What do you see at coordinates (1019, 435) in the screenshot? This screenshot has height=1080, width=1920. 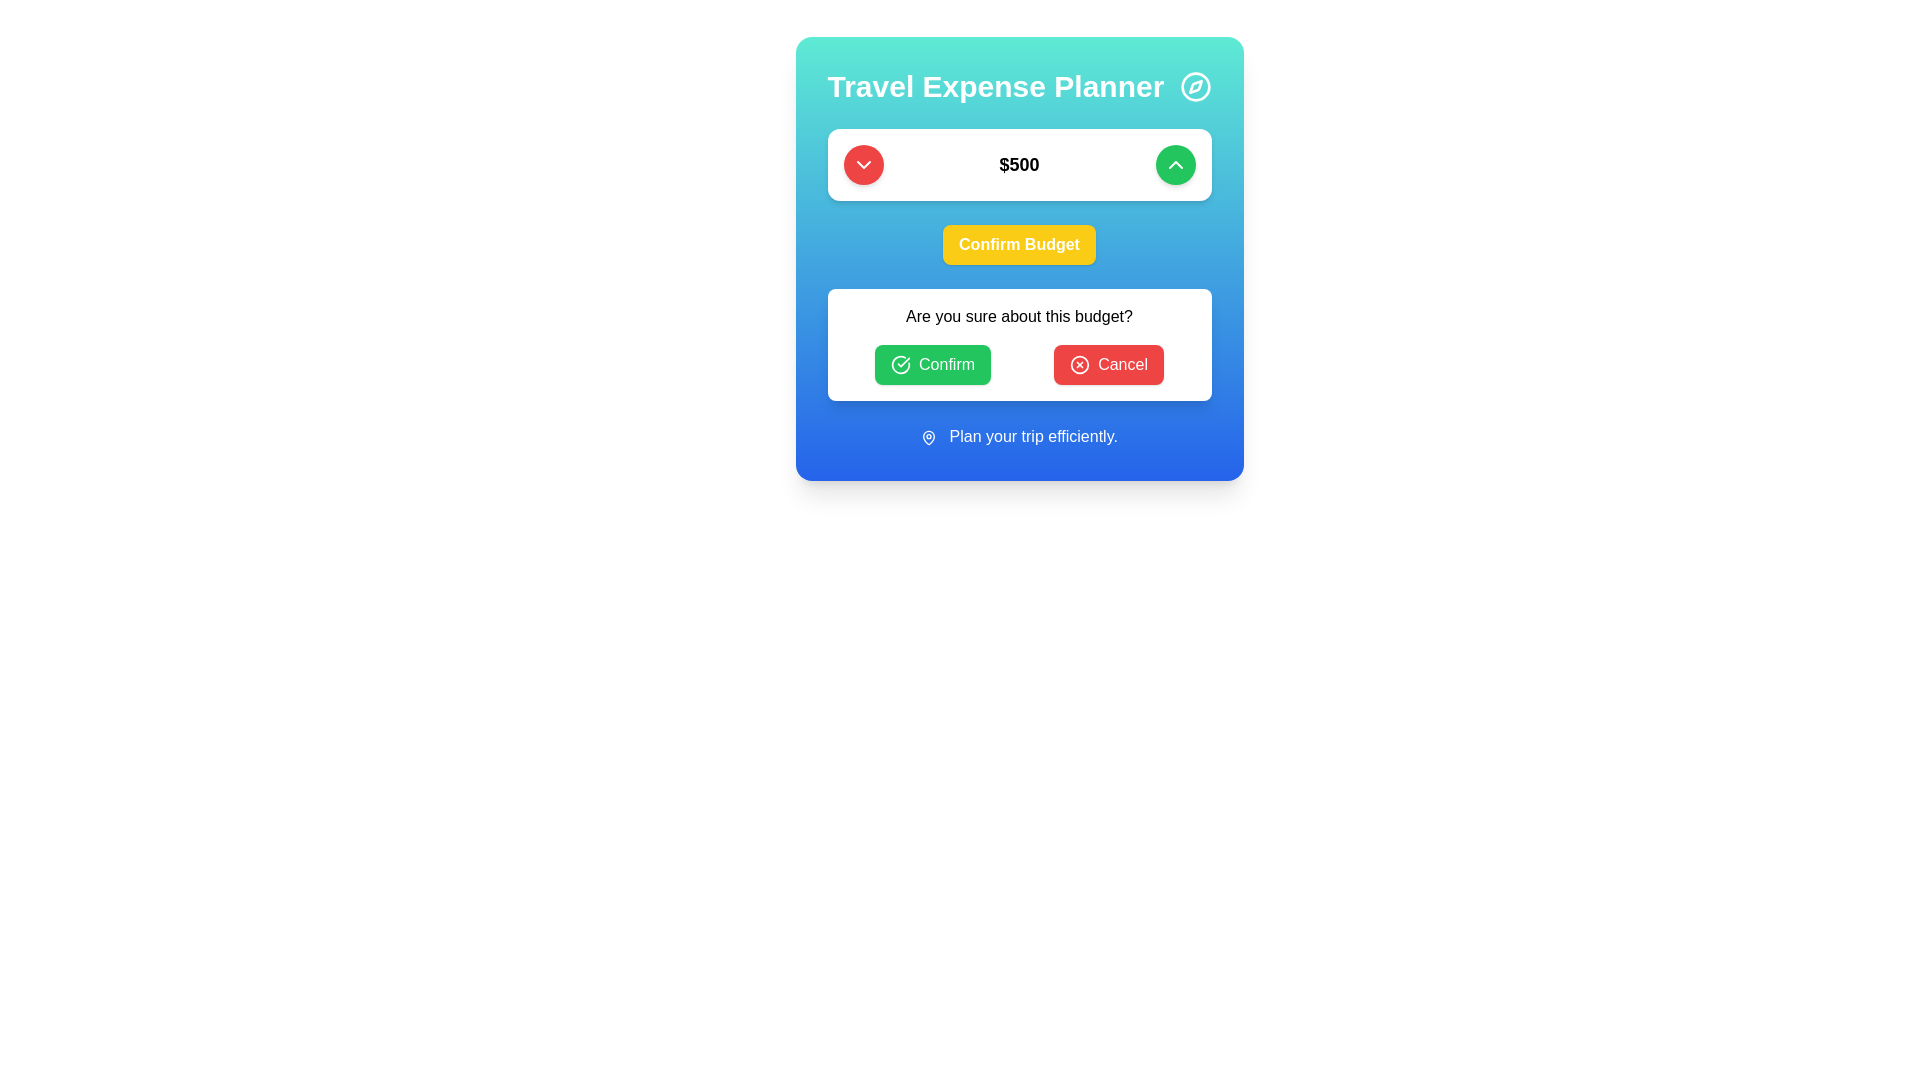 I see `text 'Plan your trip efficiently.' from the text with icon located at the bottom center of the card-like interface, which features a compact map-pin icon and is styled in white against a gradient blue background` at bounding box center [1019, 435].